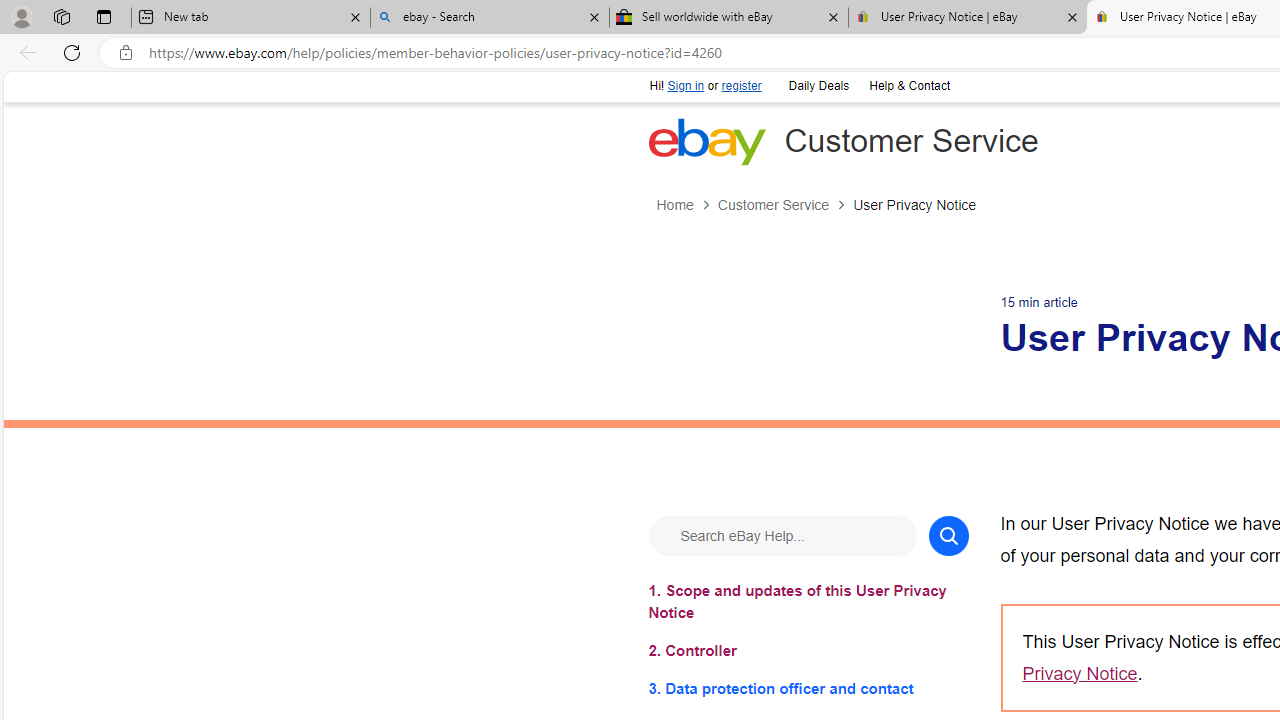 This screenshot has width=1280, height=720. What do you see at coordinates (740, 85) in the screenshot?
I see `'register'` at bounding box center [740, 85].